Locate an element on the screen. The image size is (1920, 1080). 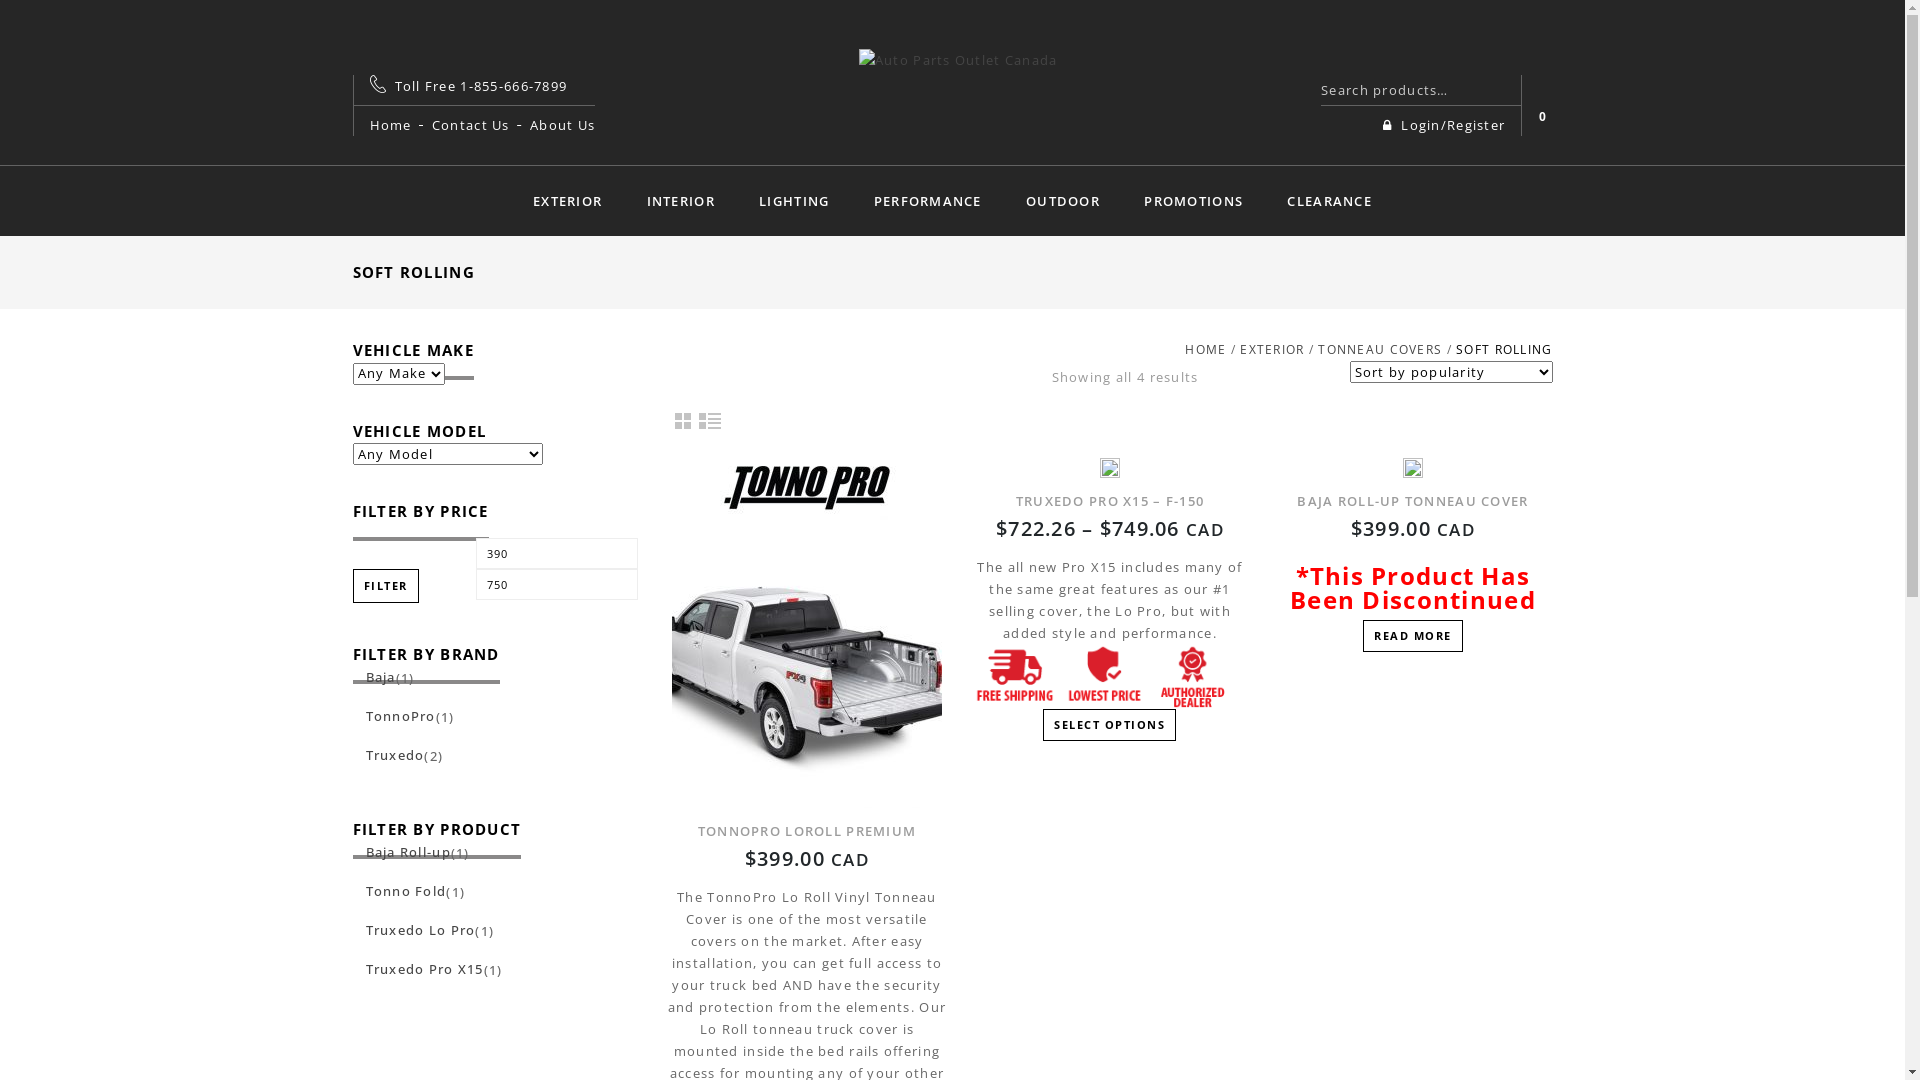
'LIGHTING' is located at coordinates (792, 200).